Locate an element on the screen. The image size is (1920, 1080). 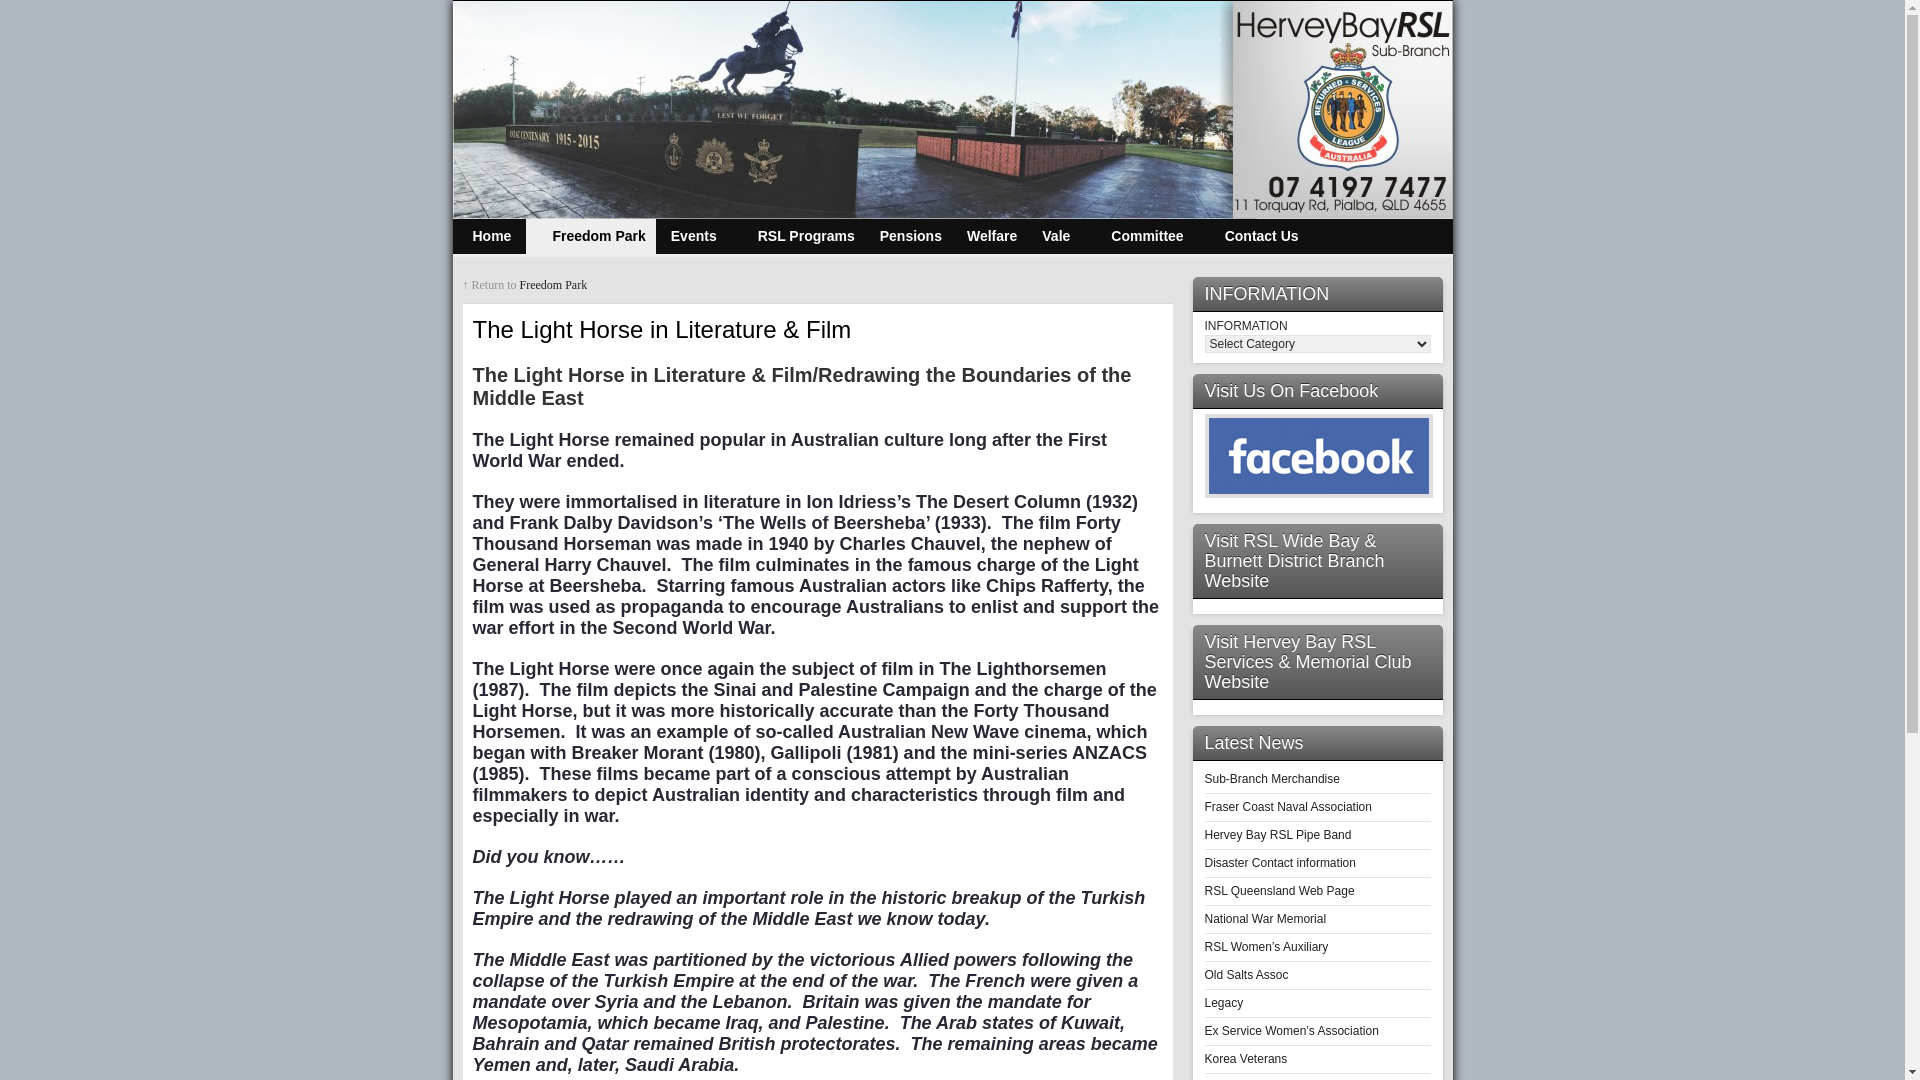
'Home' is located at coordinates (491, 235).